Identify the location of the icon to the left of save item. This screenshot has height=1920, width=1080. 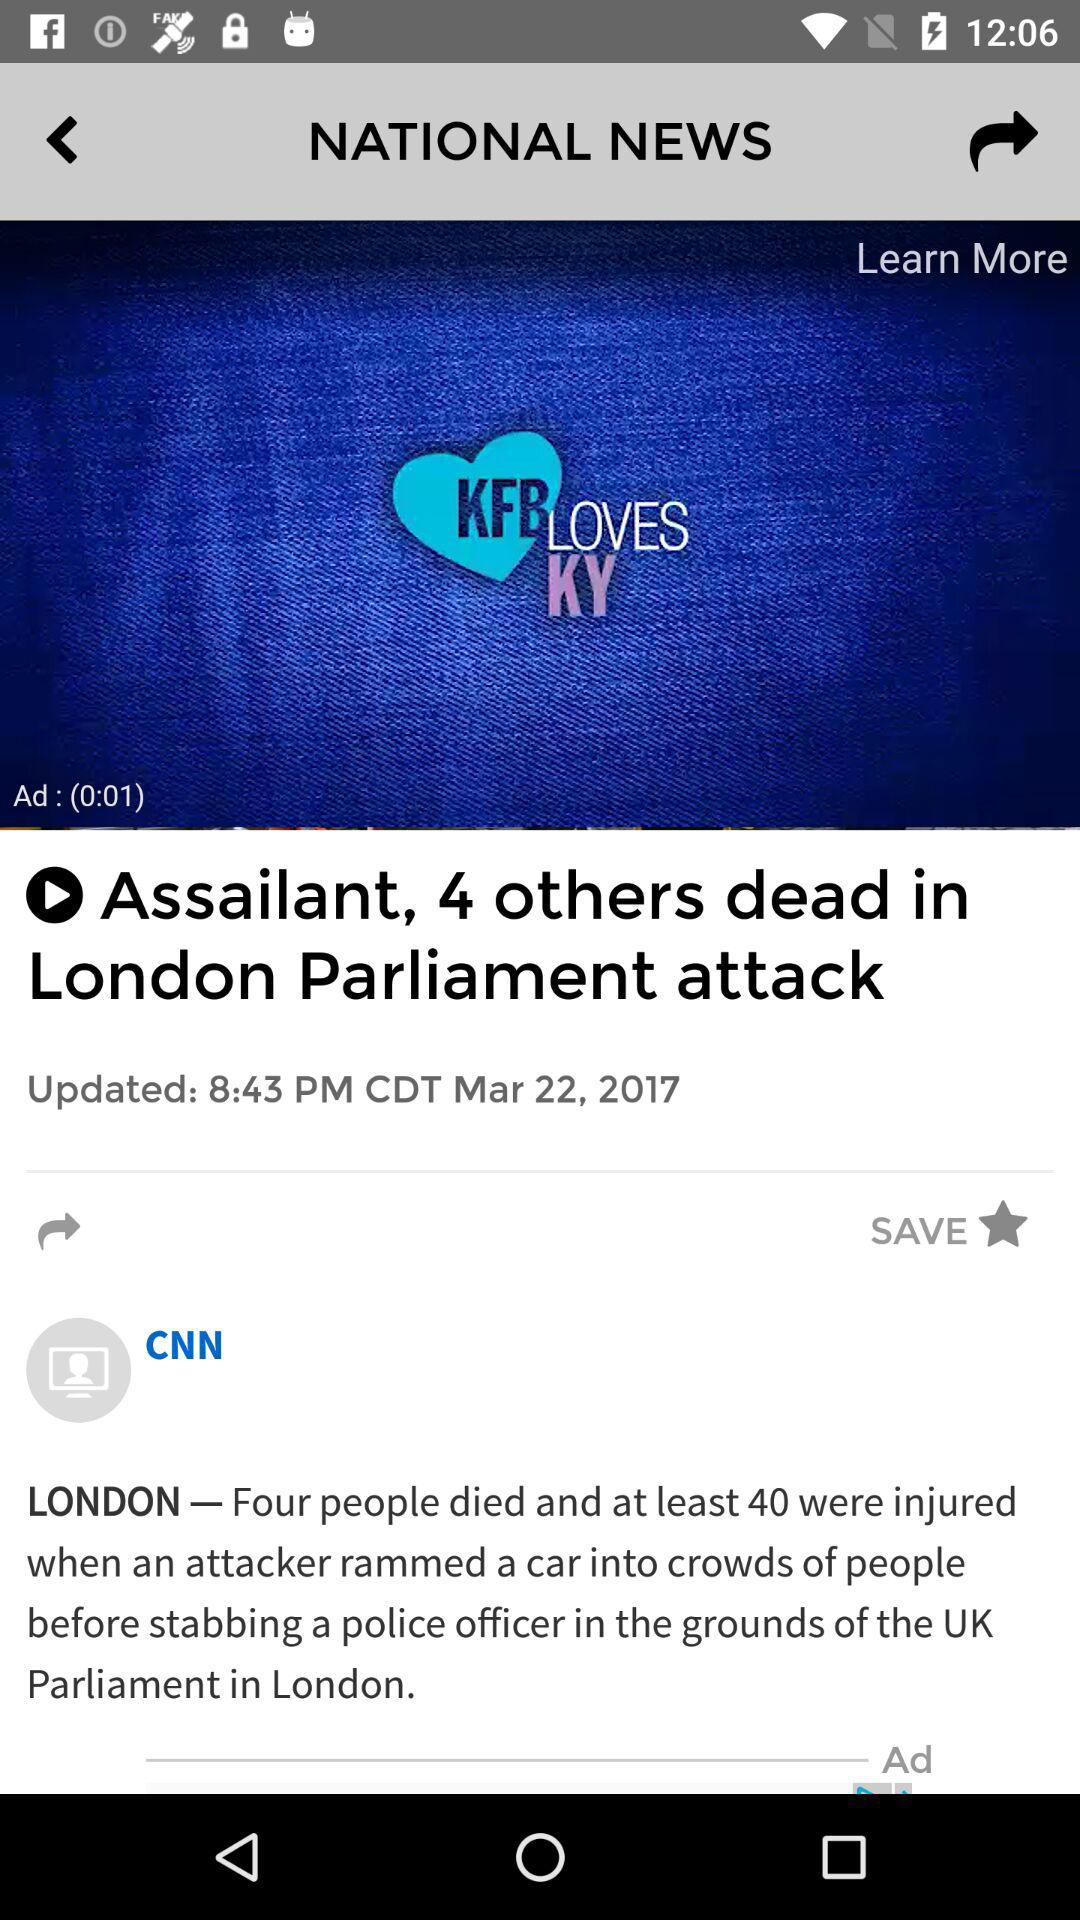
(58, 1231).